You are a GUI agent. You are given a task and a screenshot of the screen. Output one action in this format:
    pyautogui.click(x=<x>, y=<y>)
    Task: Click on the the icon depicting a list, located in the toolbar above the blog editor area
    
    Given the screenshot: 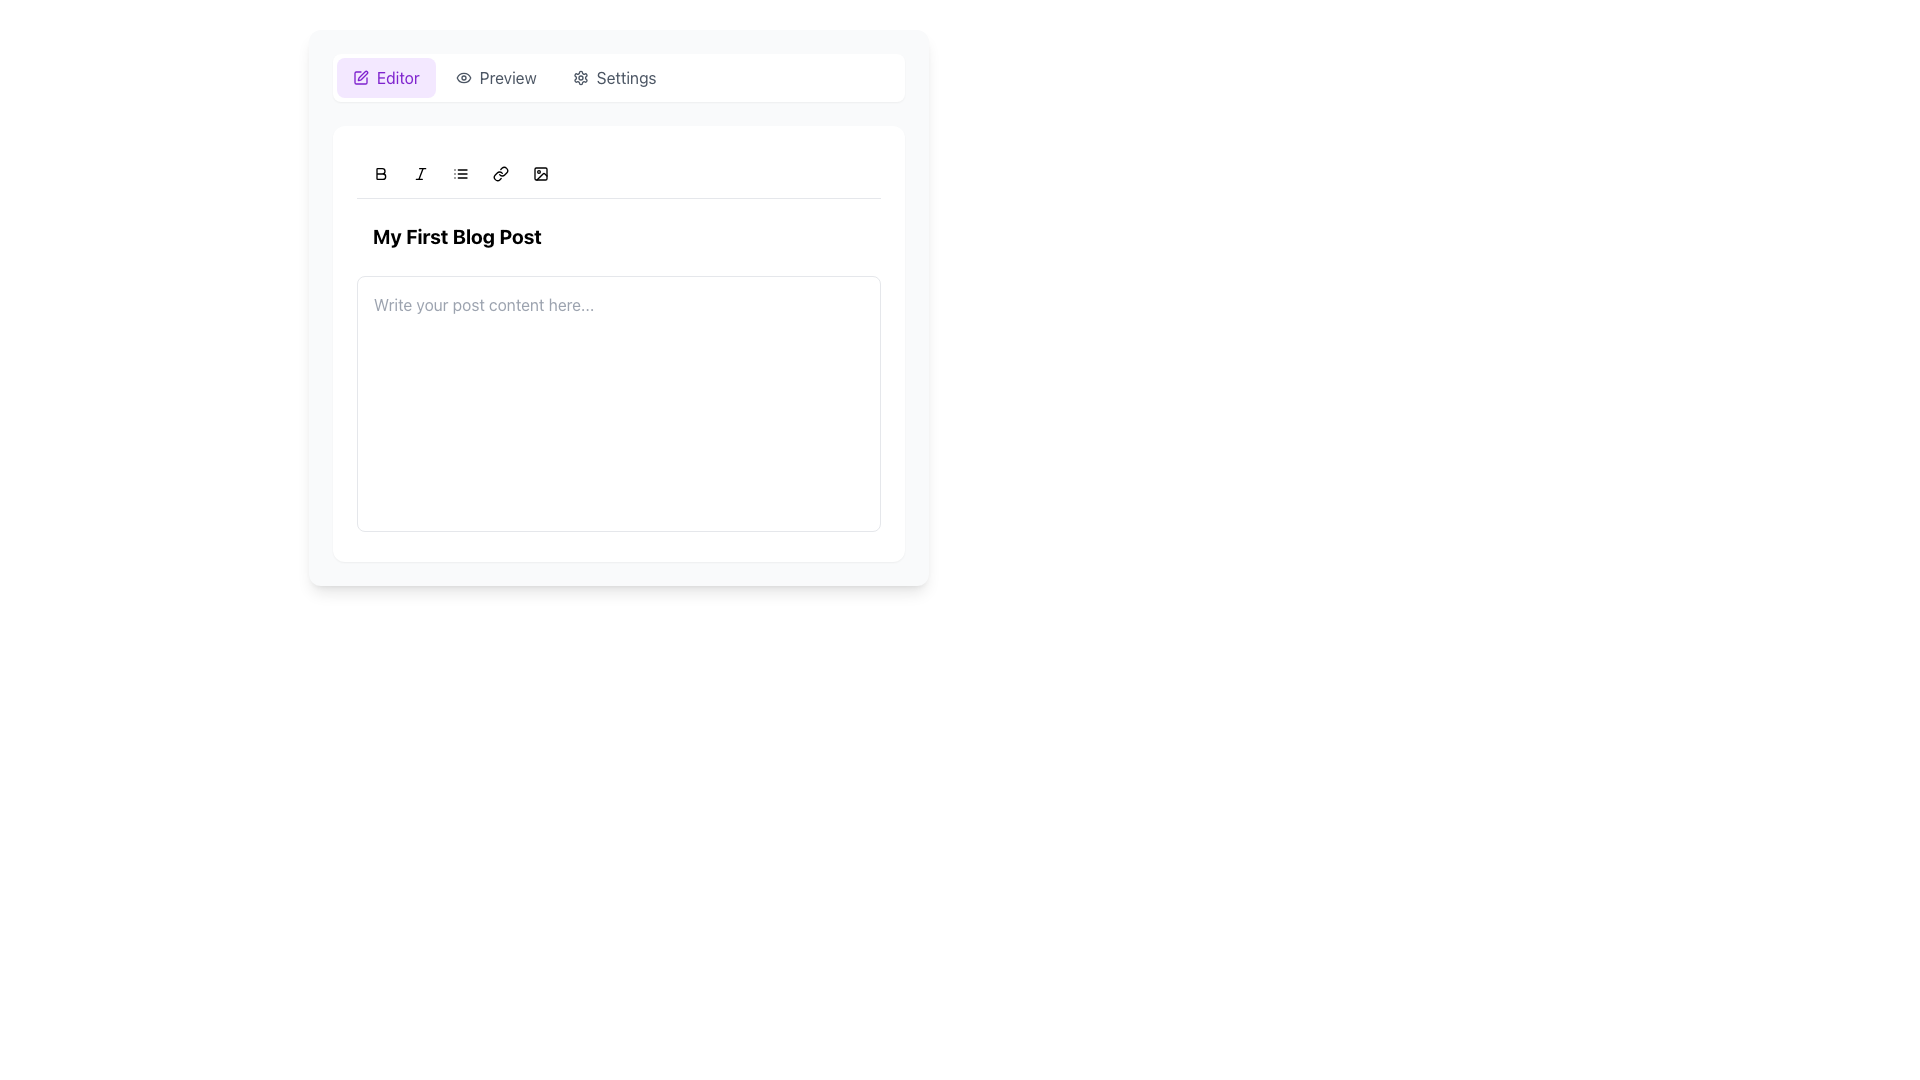 What is the action you would take?
    pyautogui.click(x=459, y=172)
    